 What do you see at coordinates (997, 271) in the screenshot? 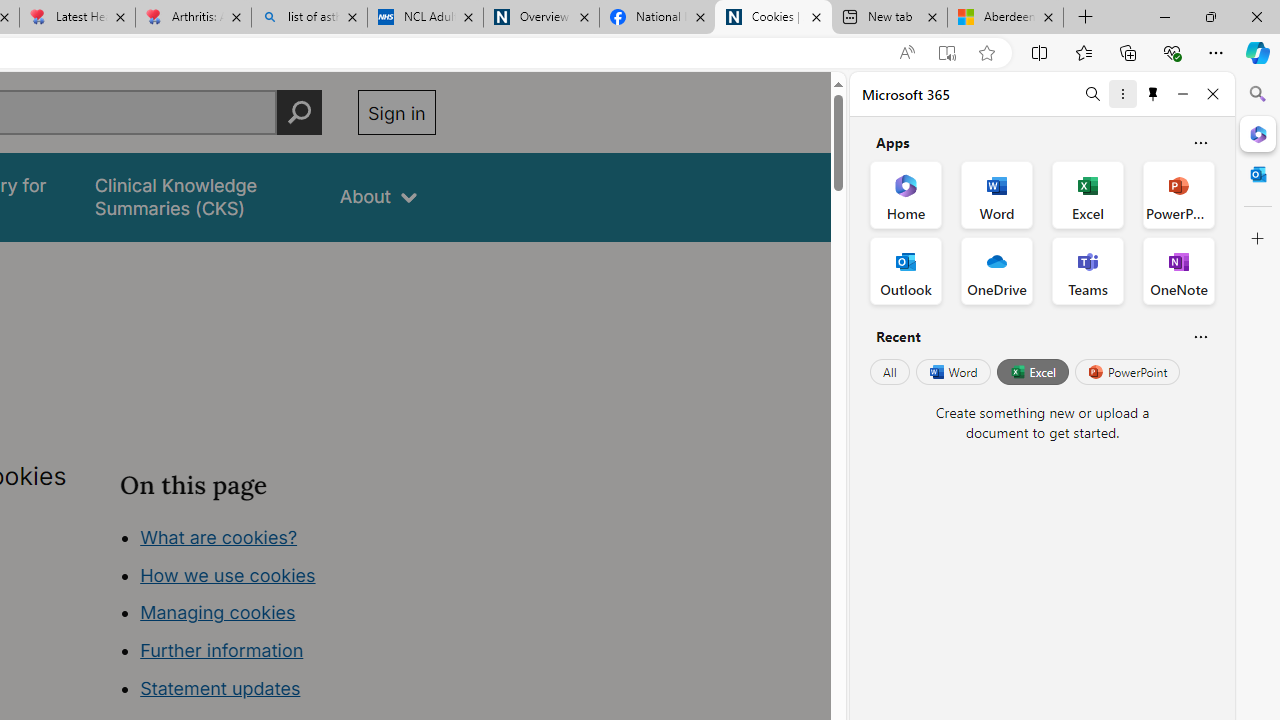
I see `'OneDrive Office App'` at bounding box center [997, 271].